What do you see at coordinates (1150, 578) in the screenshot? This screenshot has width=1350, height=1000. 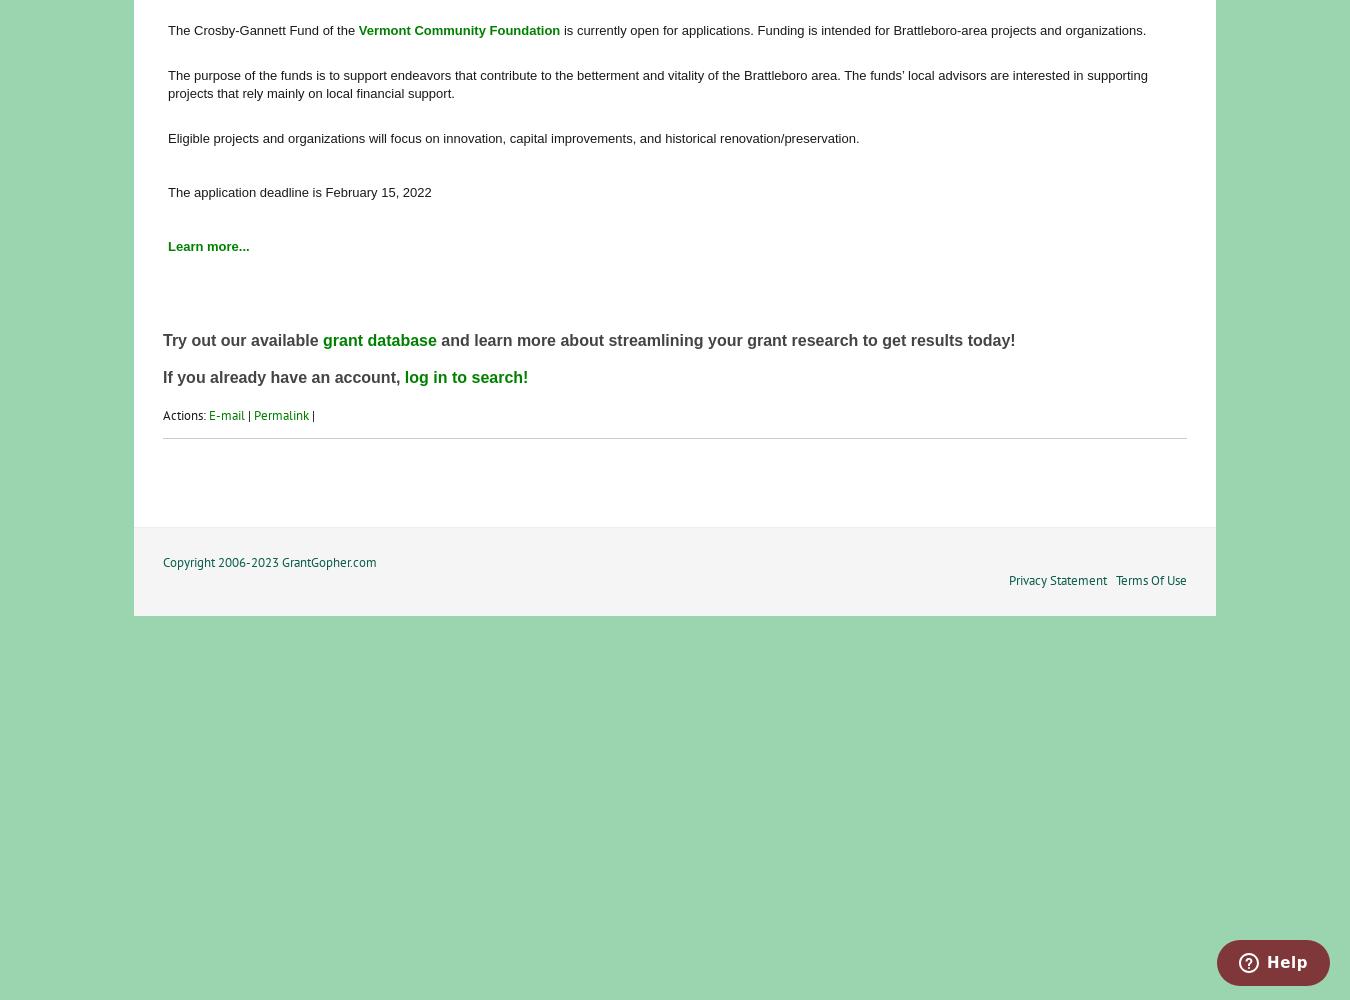 I see `'Terms Of Use'` at bounding box center [1150, 578].